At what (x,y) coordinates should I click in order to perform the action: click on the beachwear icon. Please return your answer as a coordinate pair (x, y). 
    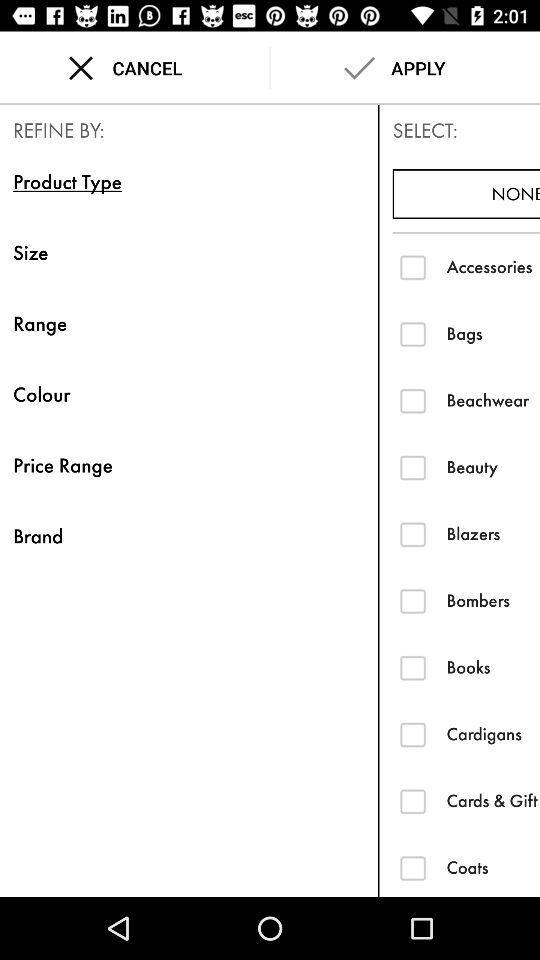
    Looking at the image, I should click on (492, 399).